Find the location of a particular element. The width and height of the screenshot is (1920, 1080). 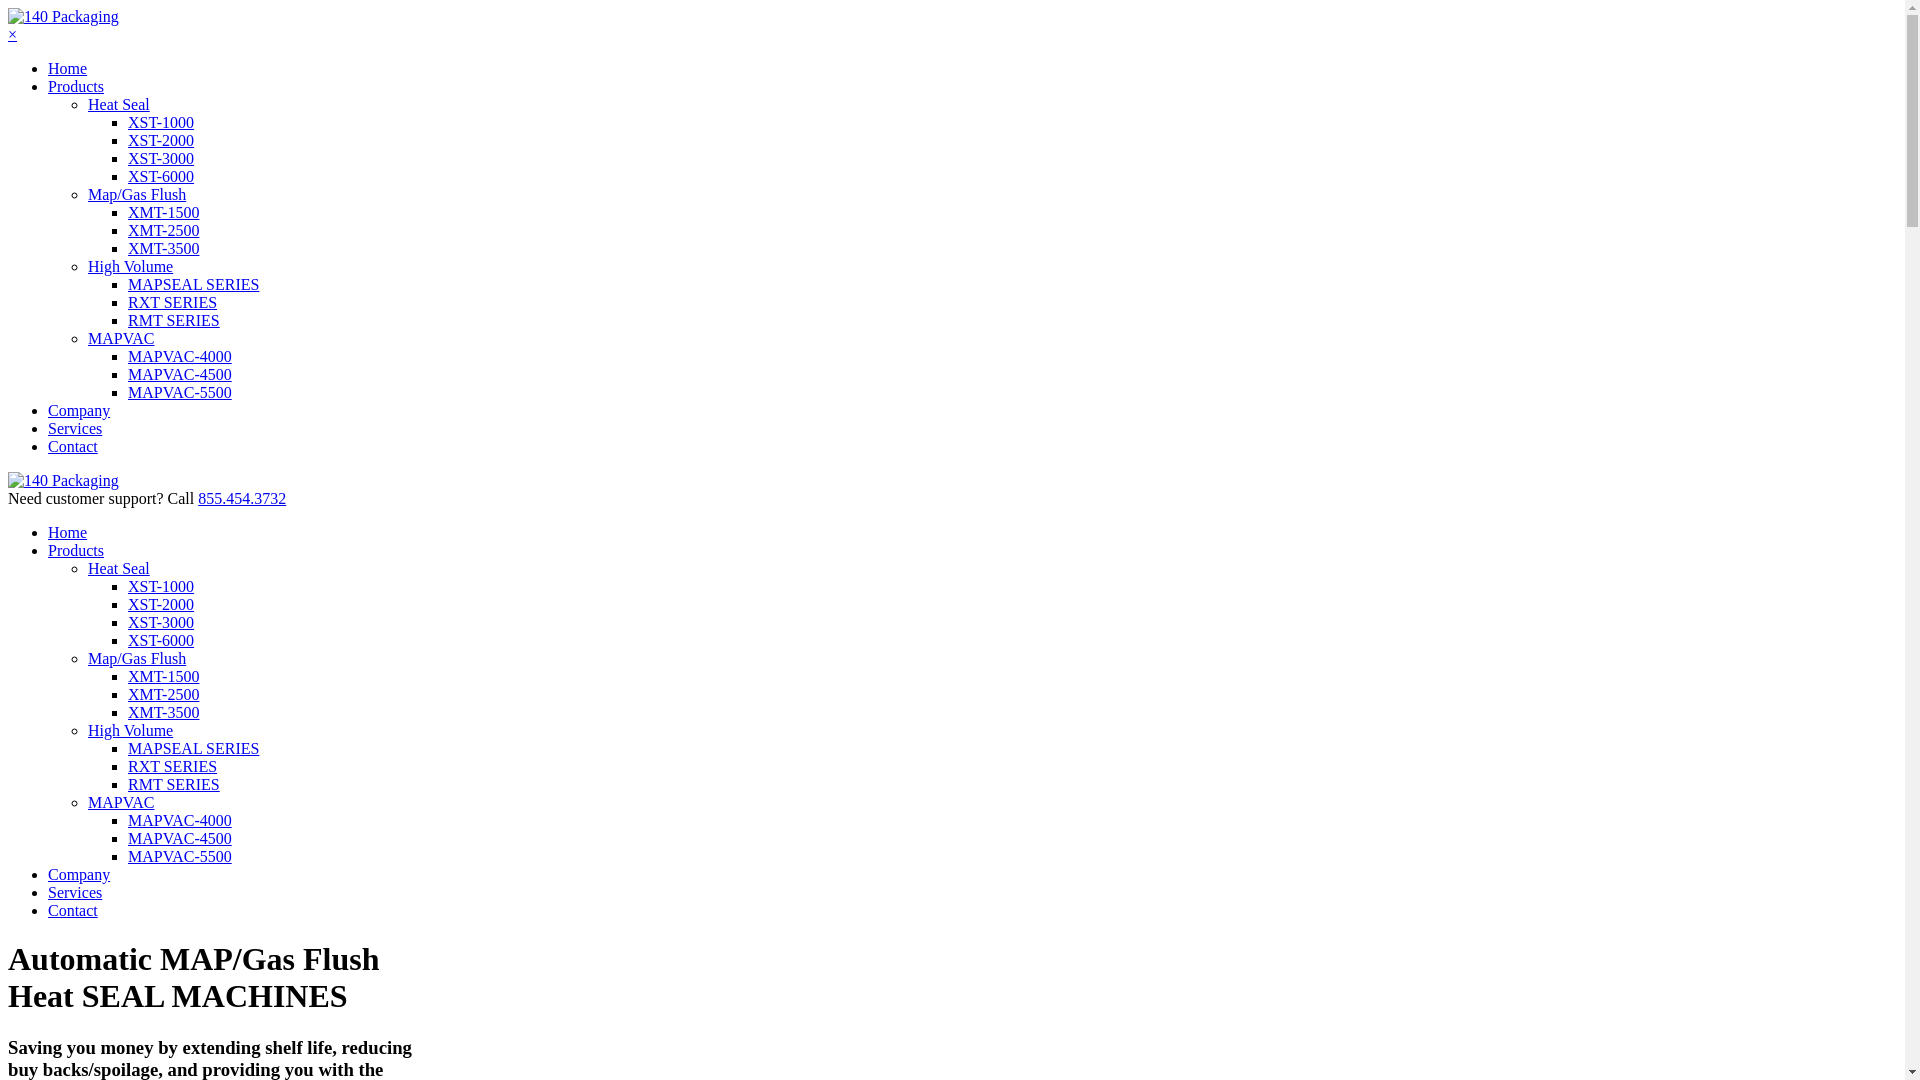

'MAPVAC-4000' is located at coordinates (180, 820).